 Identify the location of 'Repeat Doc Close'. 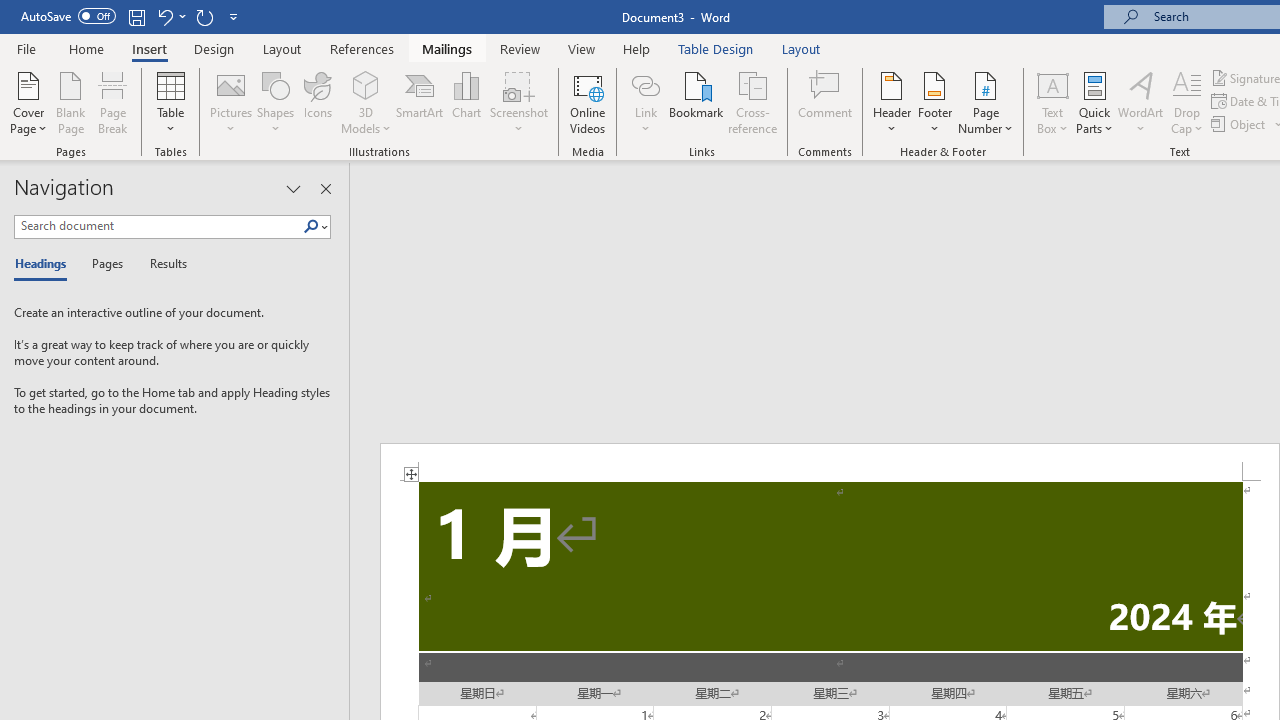
(204, 16).